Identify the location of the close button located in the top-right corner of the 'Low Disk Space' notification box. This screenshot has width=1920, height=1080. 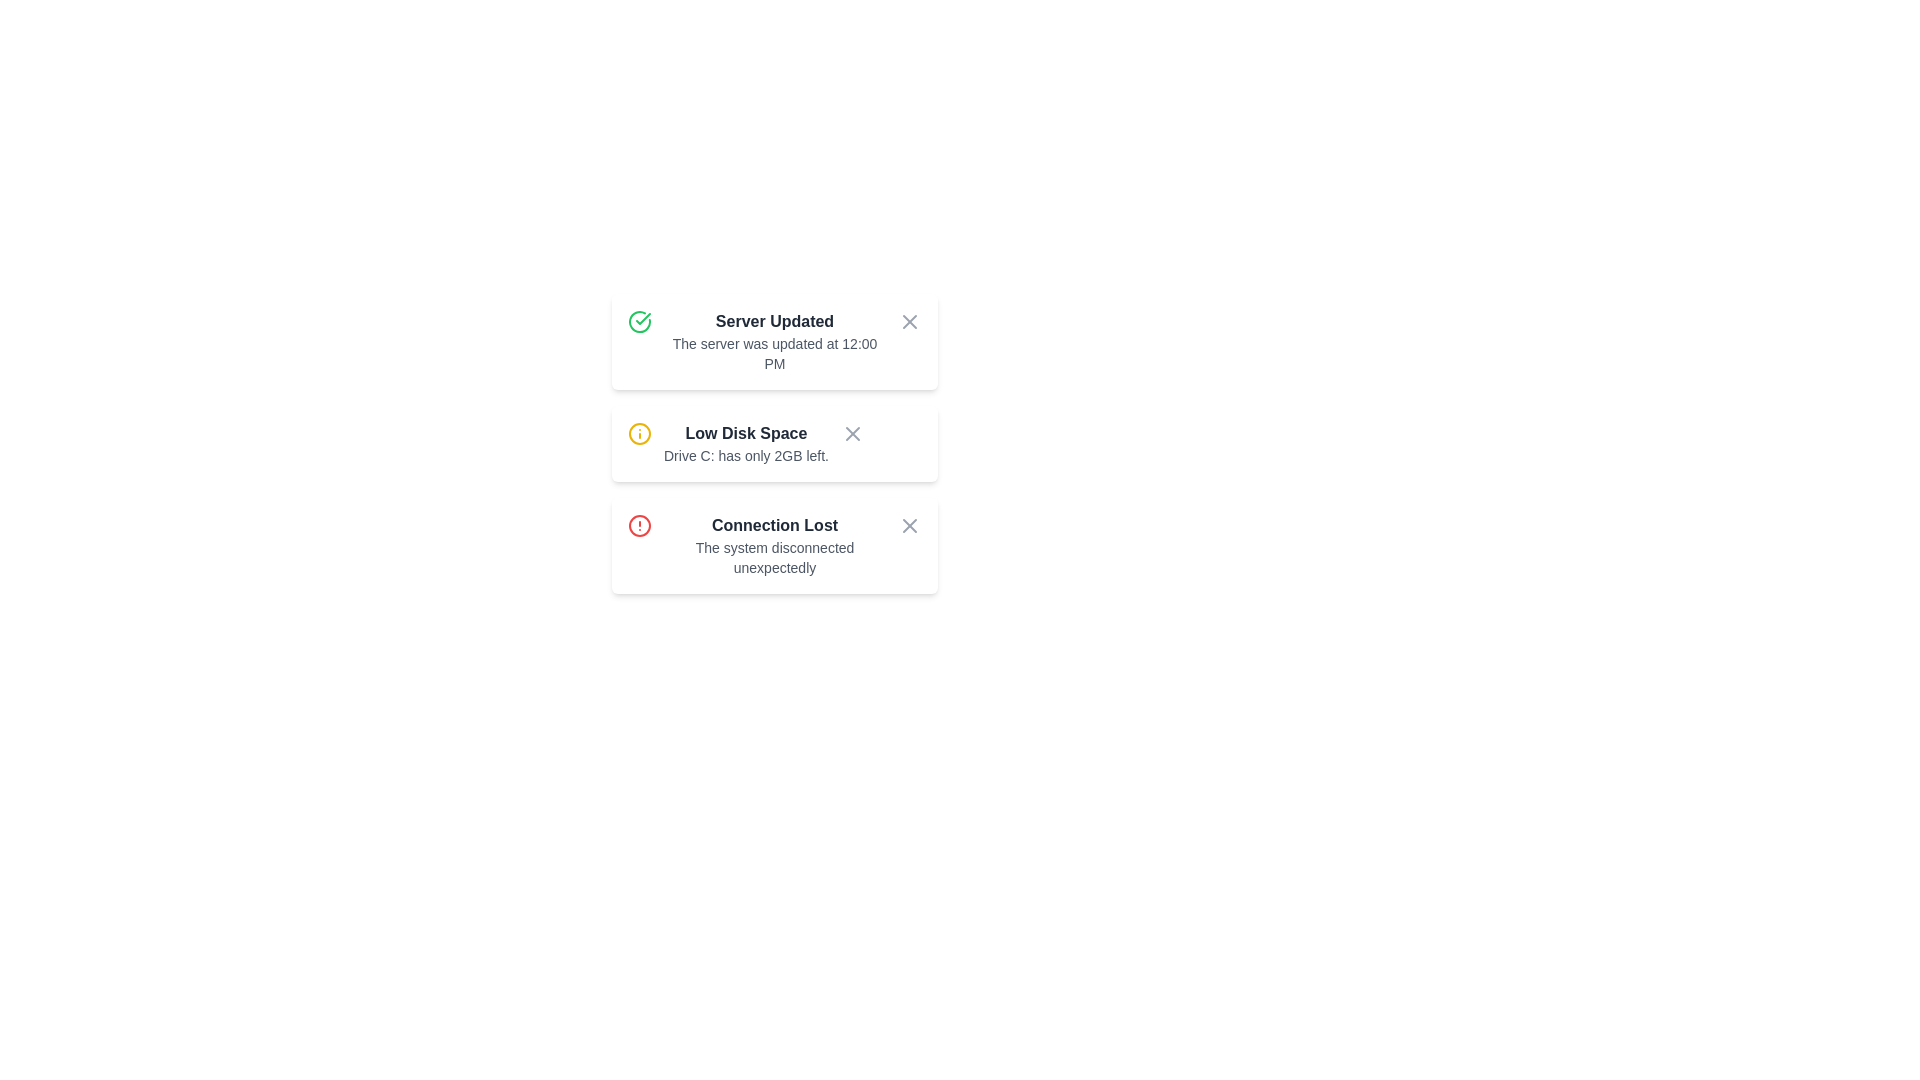
(852, 433).